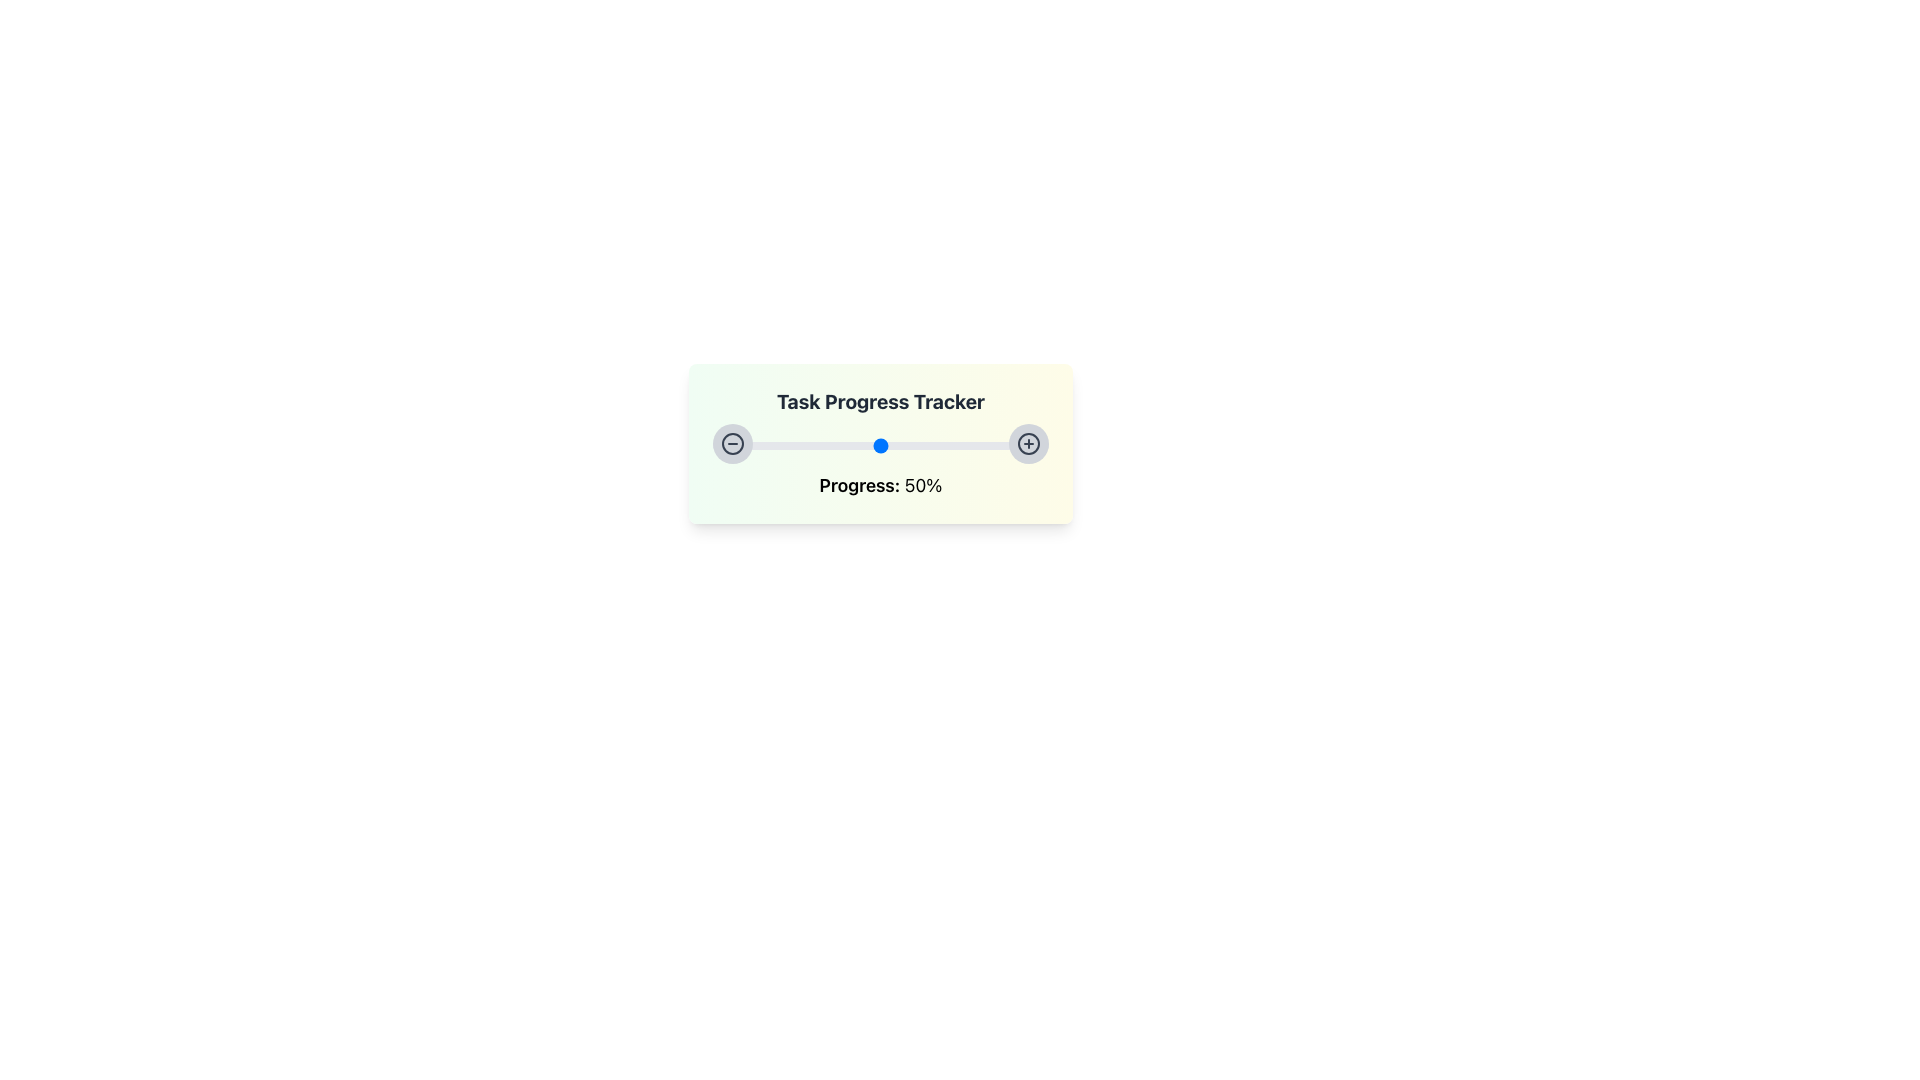  What do you see at coordinates (1028, 442) in the screenshot?
I see `the circular gray button with a plus sign (+) icon located at the right end of the horizontal progress bar` at bounding box center [1028, 442].